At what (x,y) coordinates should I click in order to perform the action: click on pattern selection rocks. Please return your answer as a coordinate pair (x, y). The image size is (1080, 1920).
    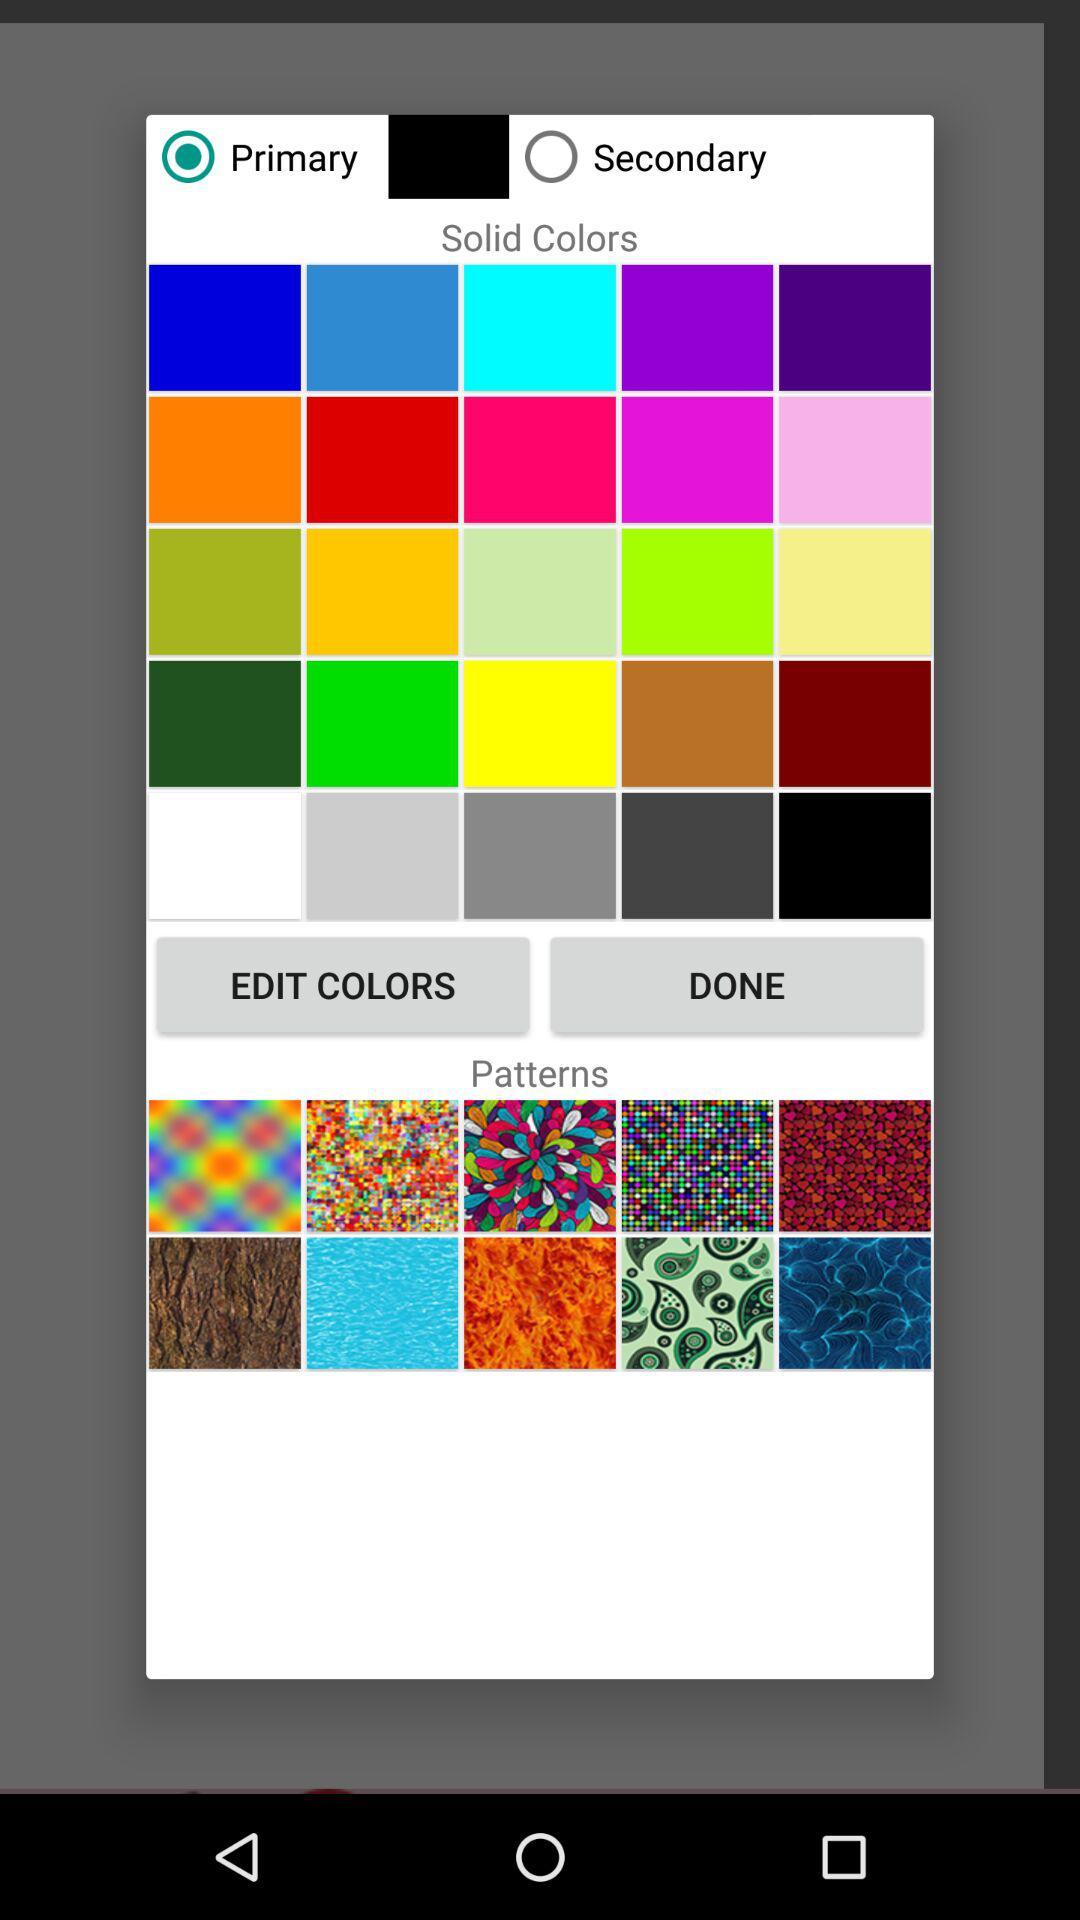
    Looking at the image, I should click on (224, 1303).